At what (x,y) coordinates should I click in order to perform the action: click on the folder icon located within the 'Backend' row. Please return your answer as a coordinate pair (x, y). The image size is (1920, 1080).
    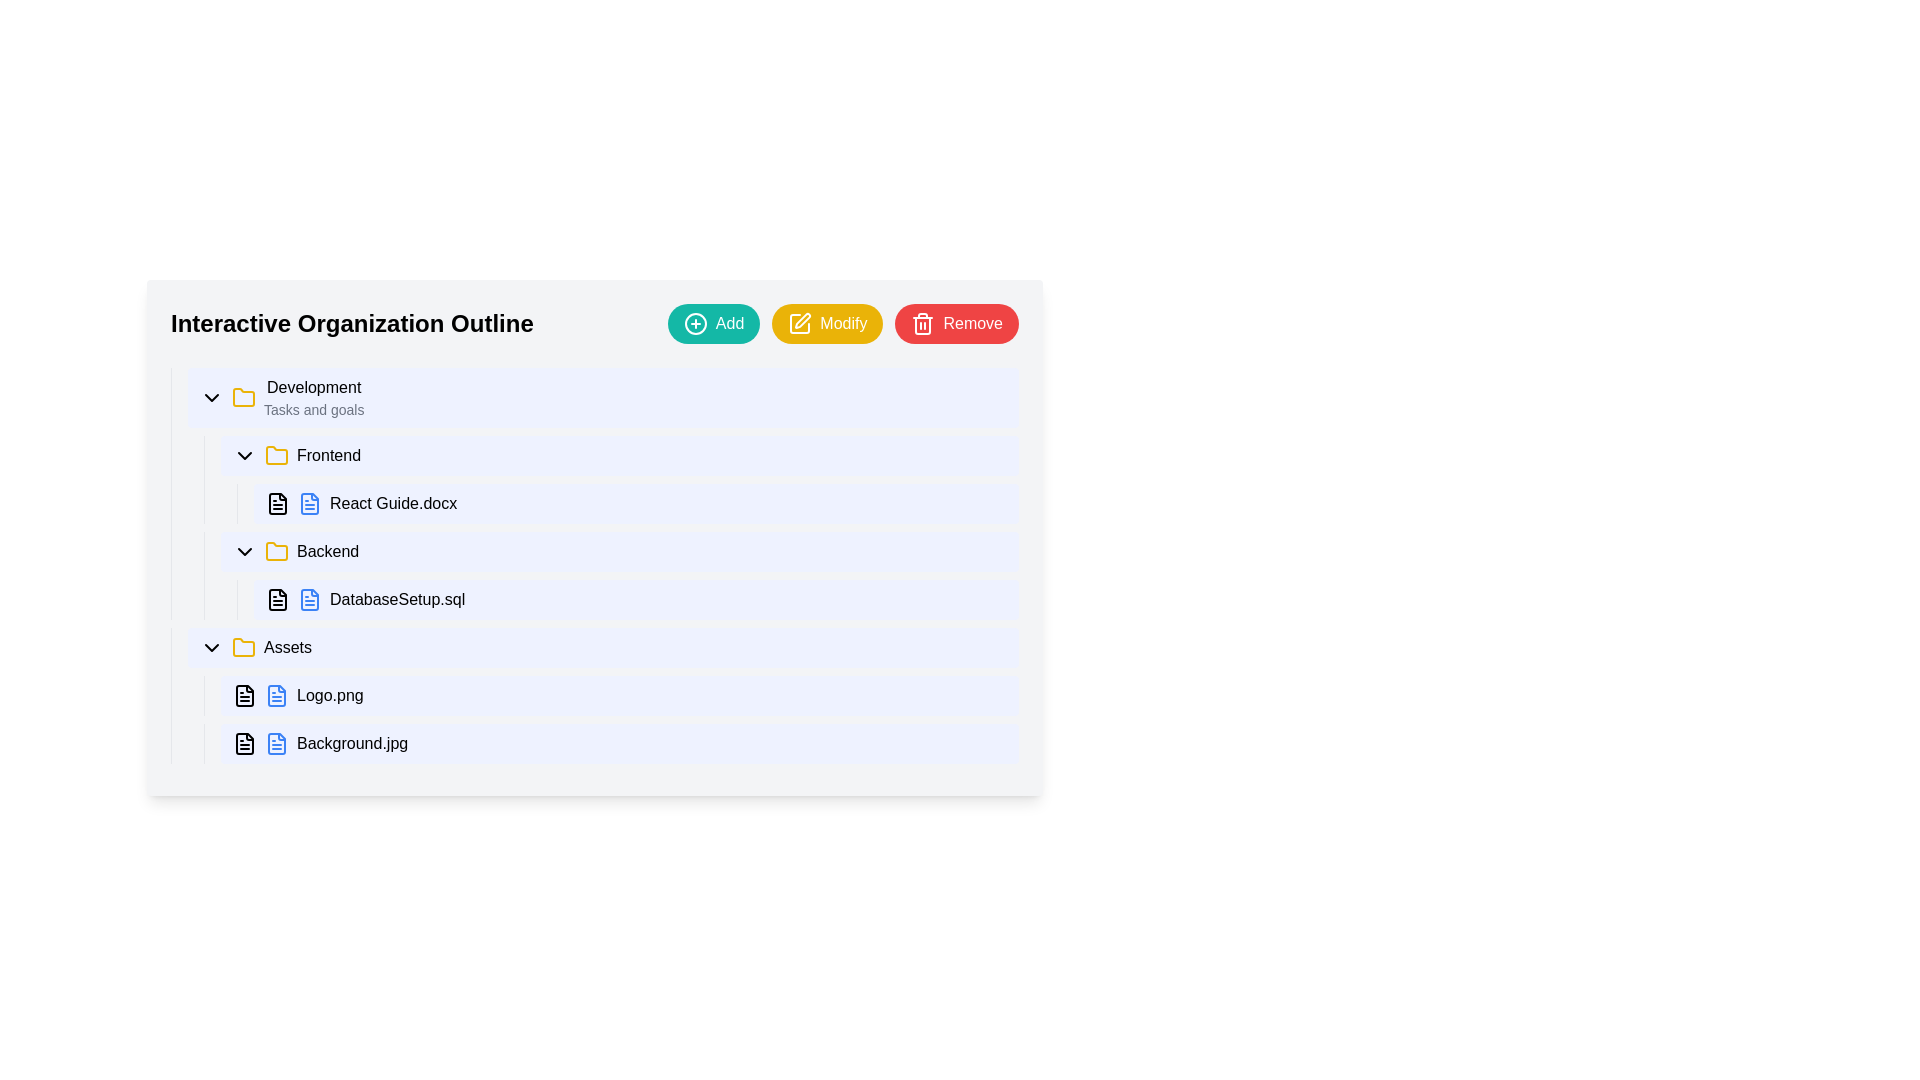
    Looking at the image, I should click on (276, 551).